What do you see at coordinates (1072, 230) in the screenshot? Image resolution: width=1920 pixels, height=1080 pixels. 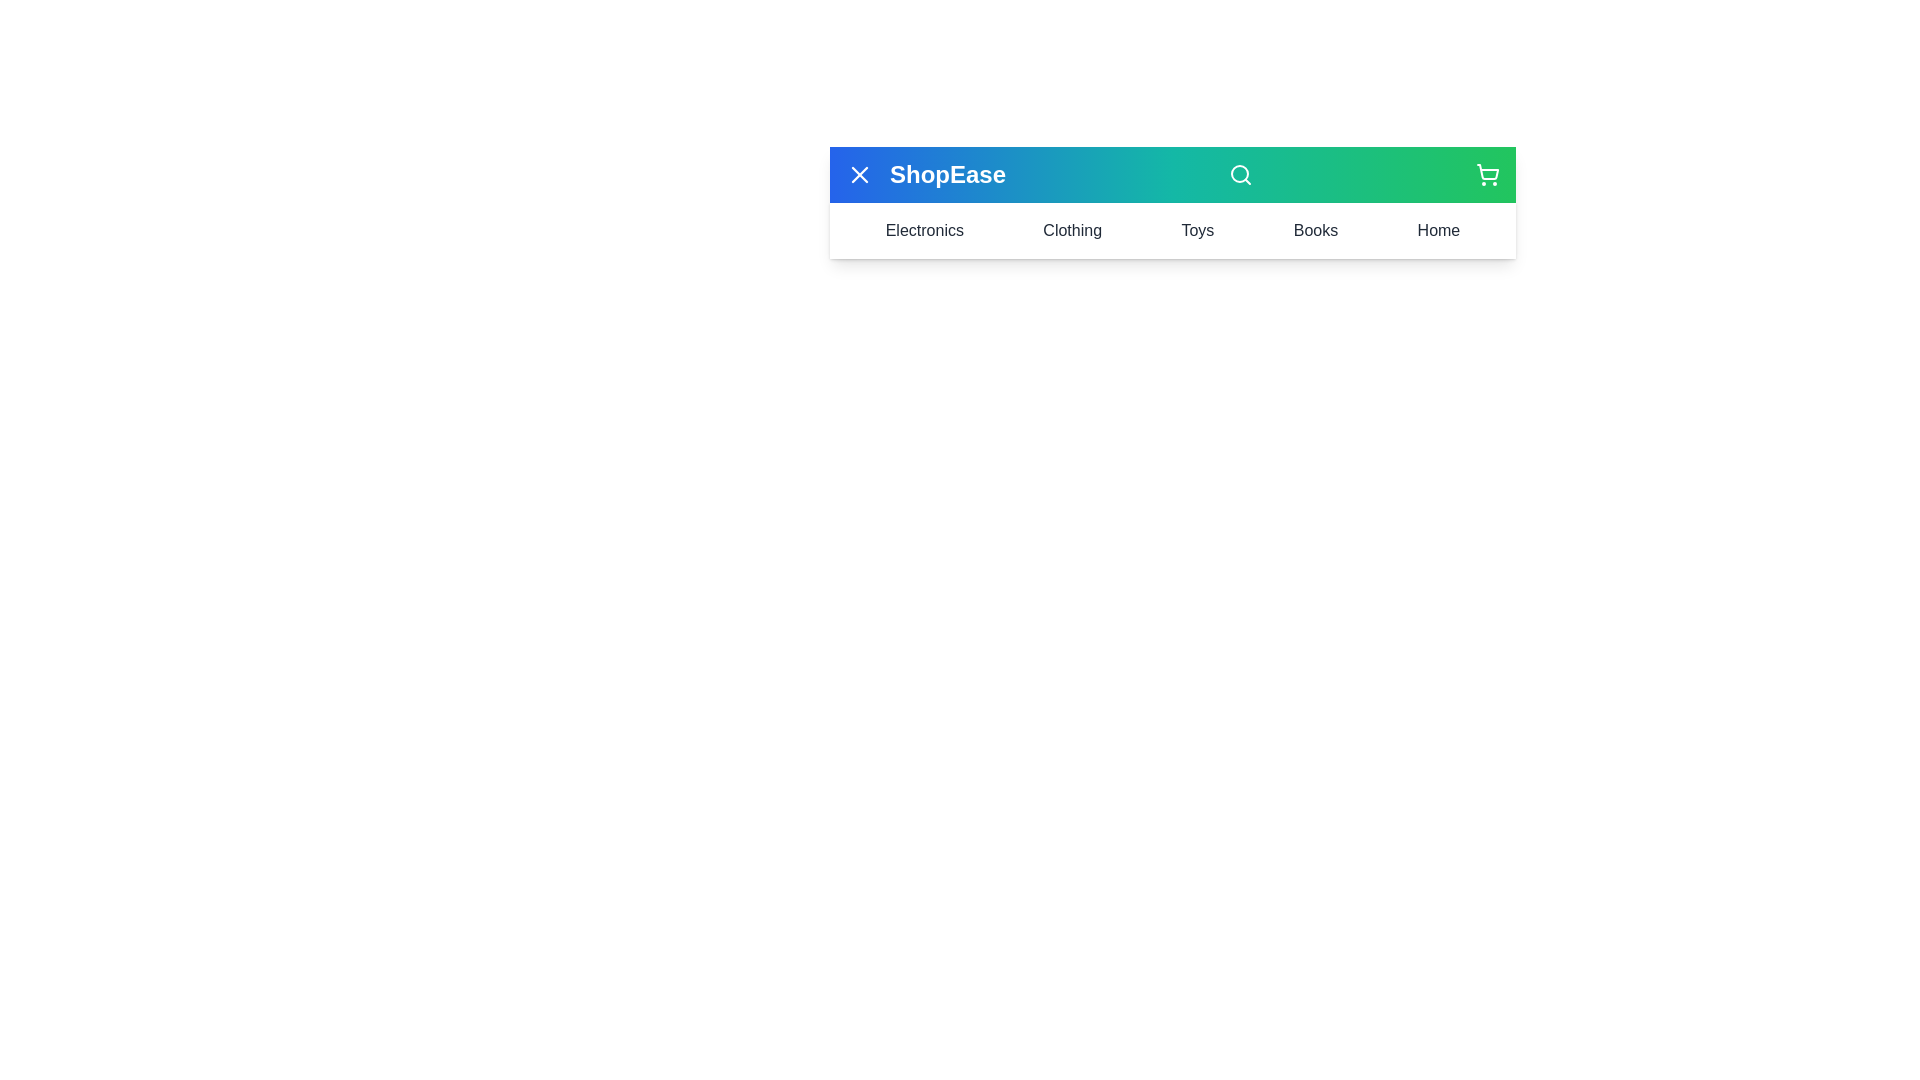 I see `the Clothing menu item to view its content` at bounding box center [1072, 230].